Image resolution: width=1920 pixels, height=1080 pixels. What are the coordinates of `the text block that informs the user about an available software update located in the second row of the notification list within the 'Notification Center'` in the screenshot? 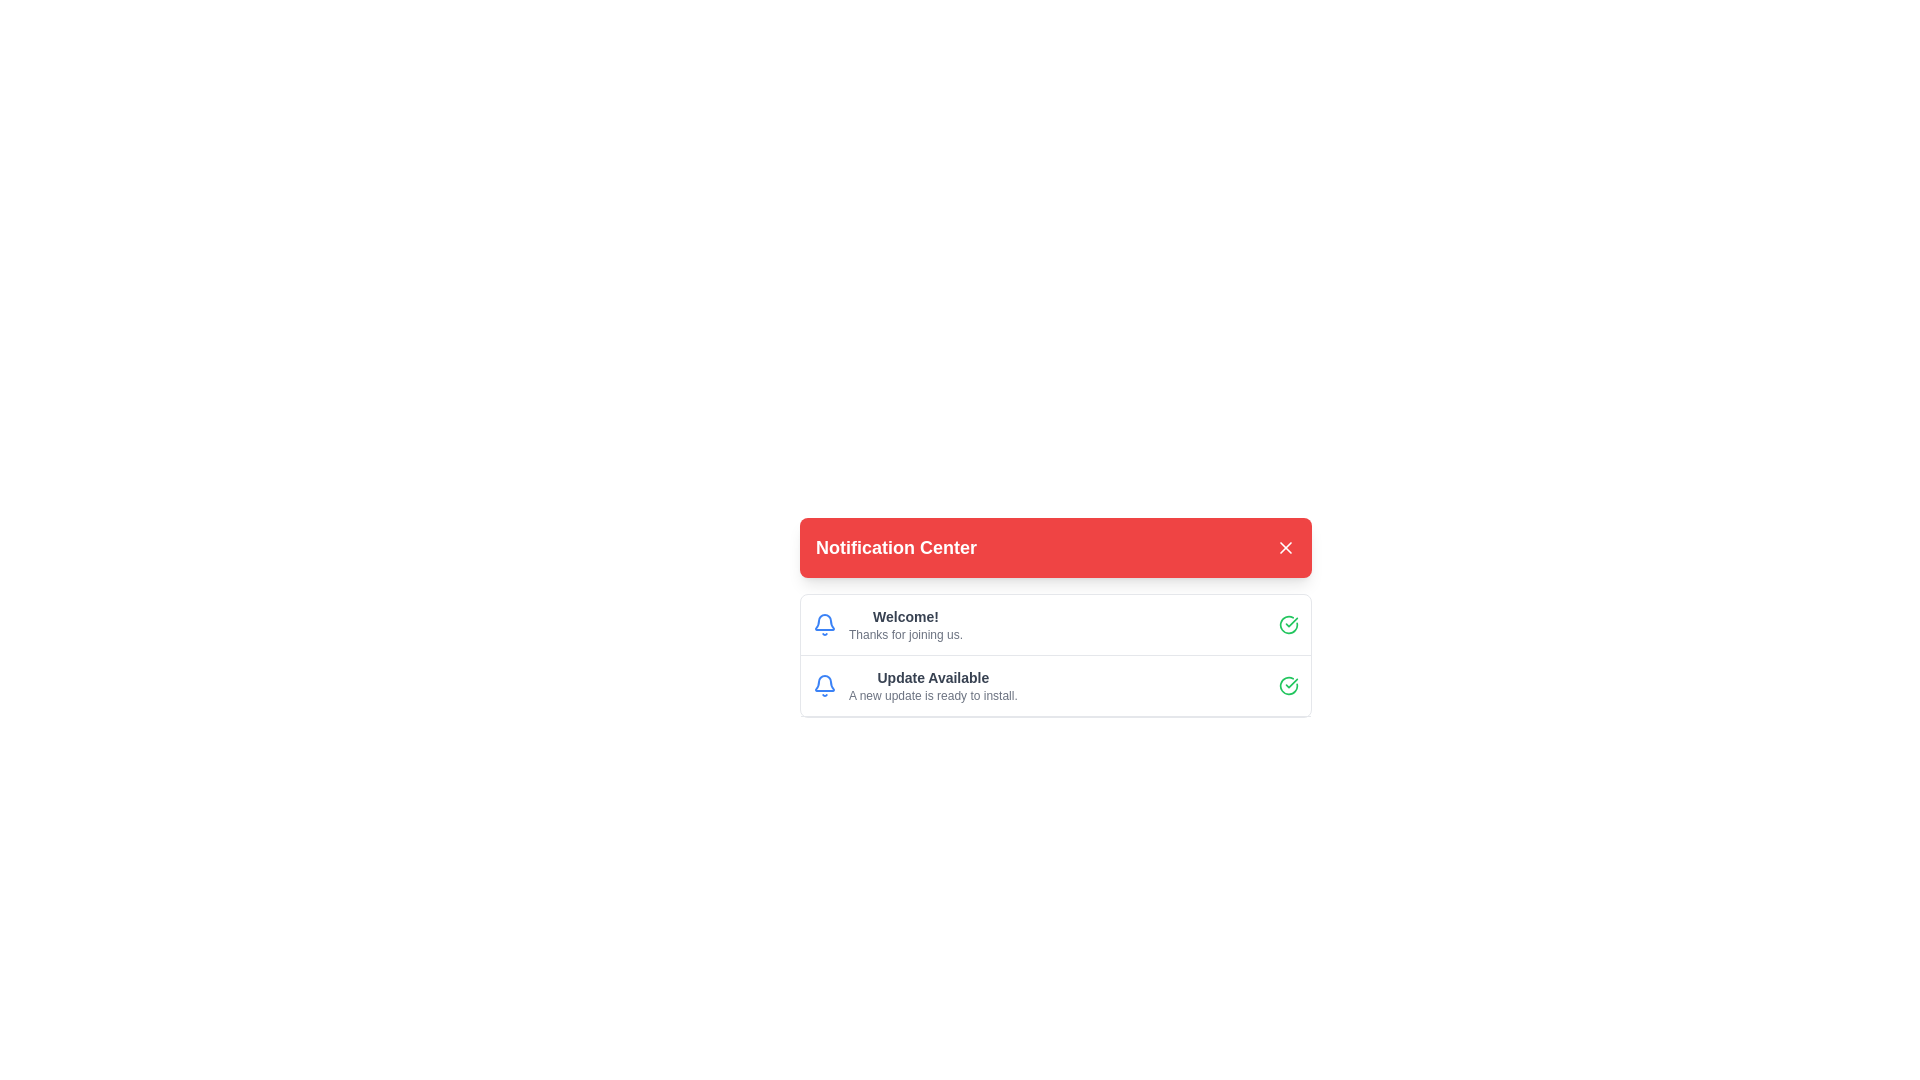 It's located at (932, 685).